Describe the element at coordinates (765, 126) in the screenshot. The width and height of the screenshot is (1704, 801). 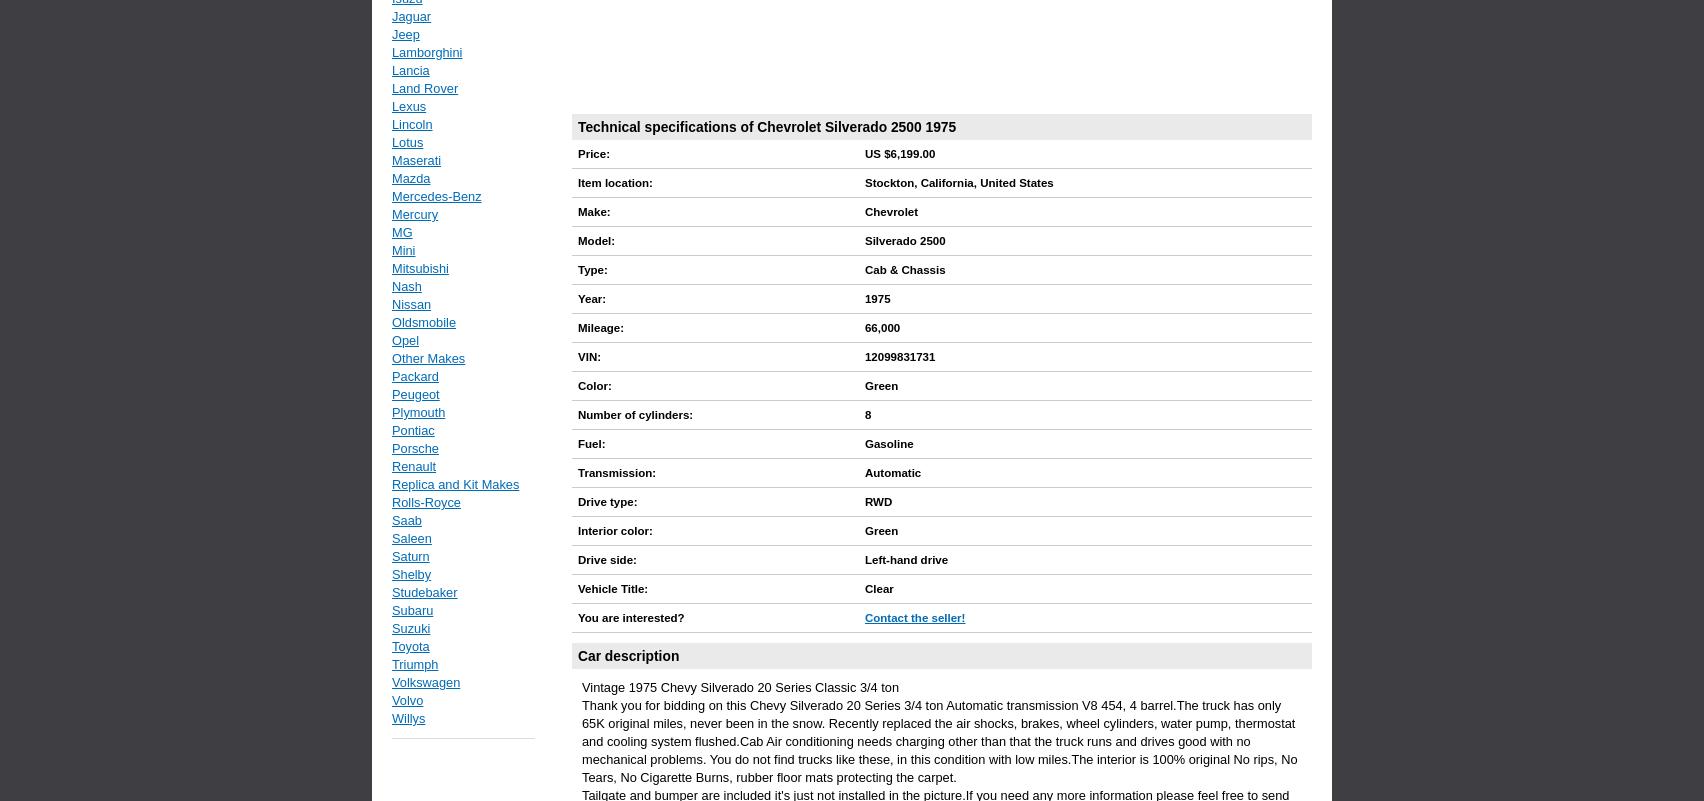
I see `'Technical specifications of Chevrolet Silverado 2500 1975'` at that location.